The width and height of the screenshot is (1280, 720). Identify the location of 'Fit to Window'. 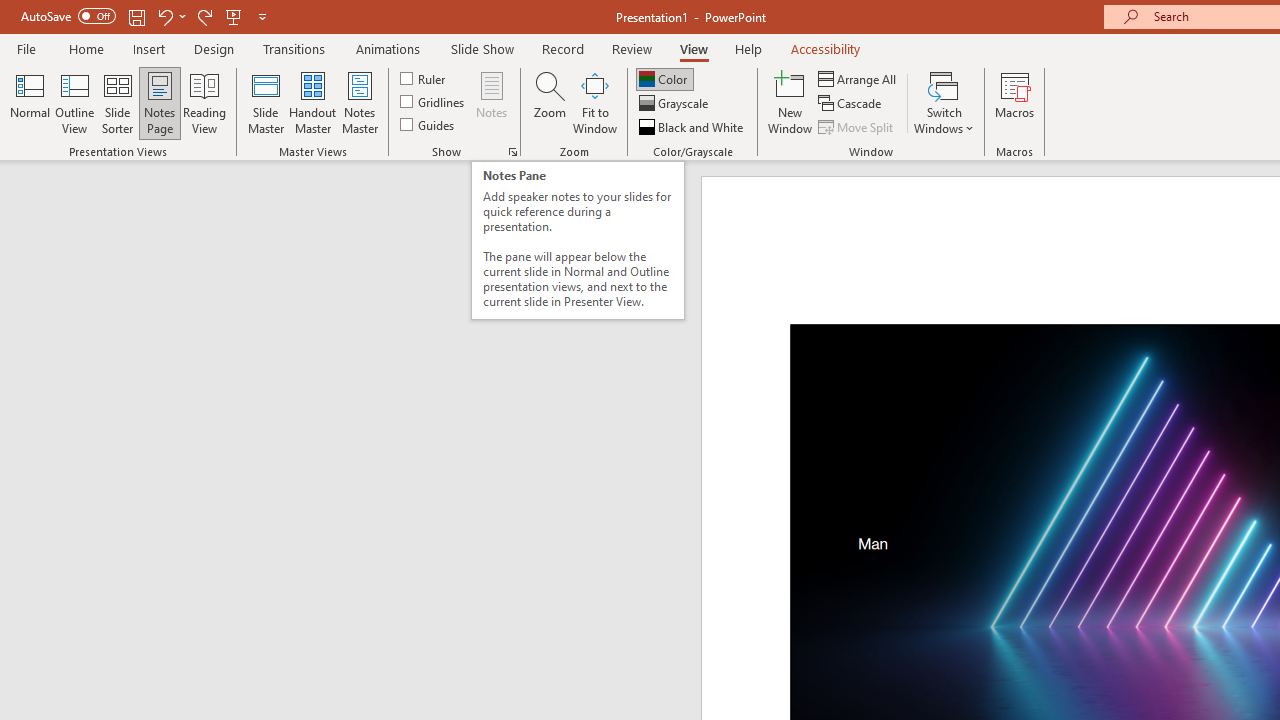
(594, 103).